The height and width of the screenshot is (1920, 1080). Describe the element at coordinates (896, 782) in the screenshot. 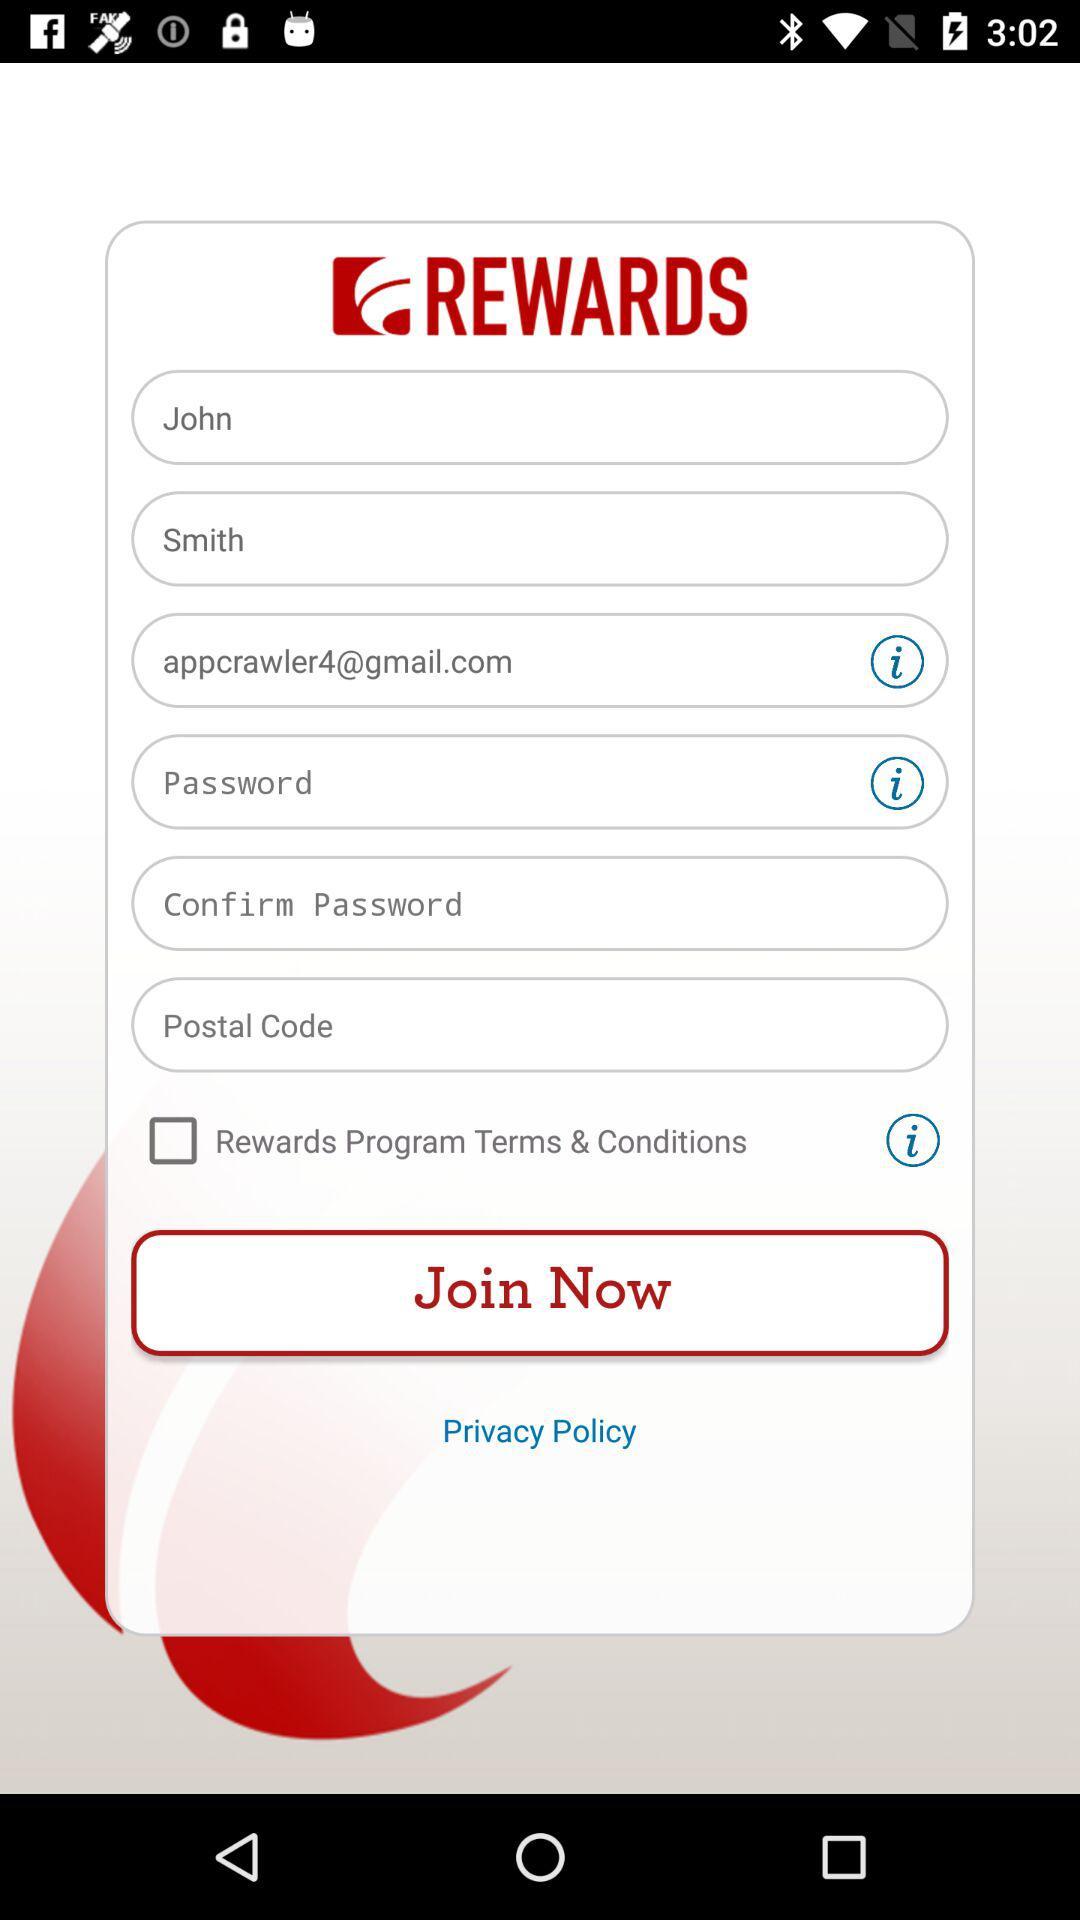

I see `password` at that location.